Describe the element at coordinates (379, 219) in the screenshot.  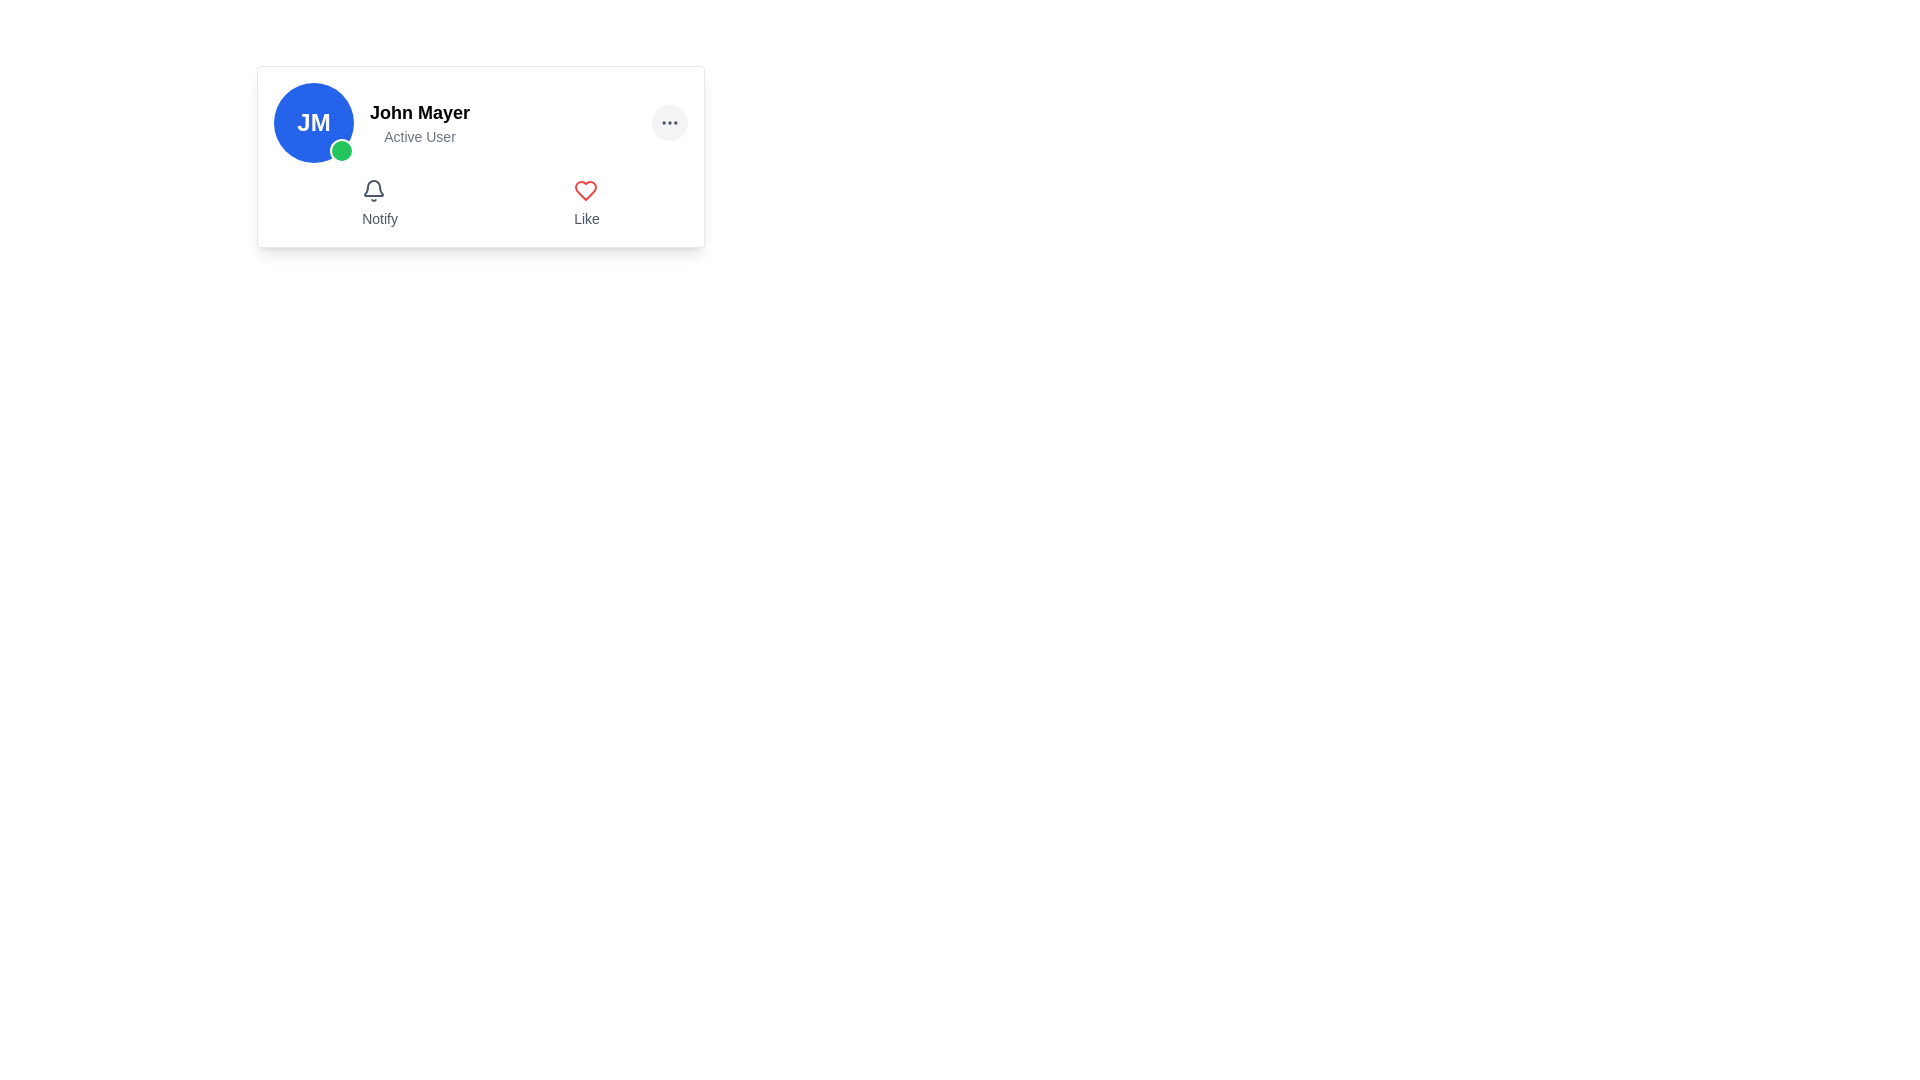
I see `the 'Notify' text label that describes the bell icon above it, indicating its notification functionality` at that location.